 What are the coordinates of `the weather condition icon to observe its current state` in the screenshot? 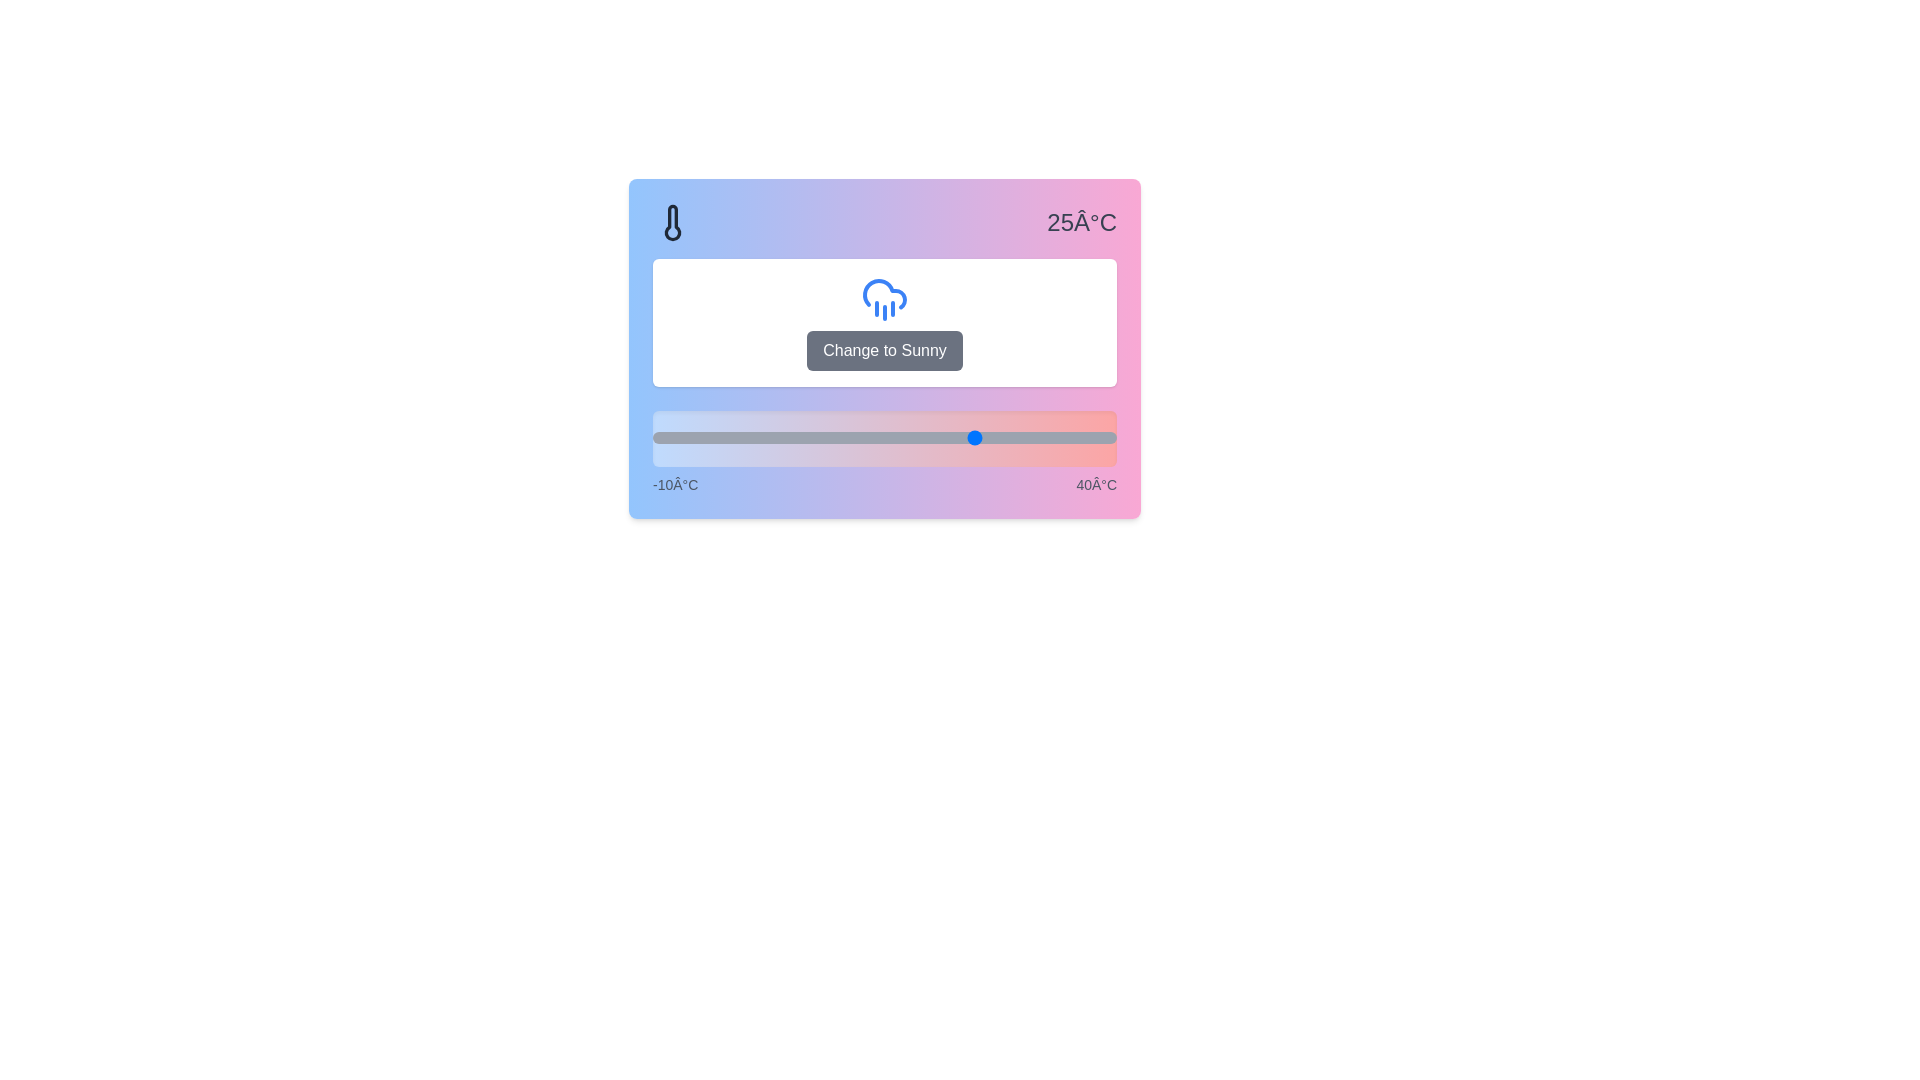 It's located at (883, 299).